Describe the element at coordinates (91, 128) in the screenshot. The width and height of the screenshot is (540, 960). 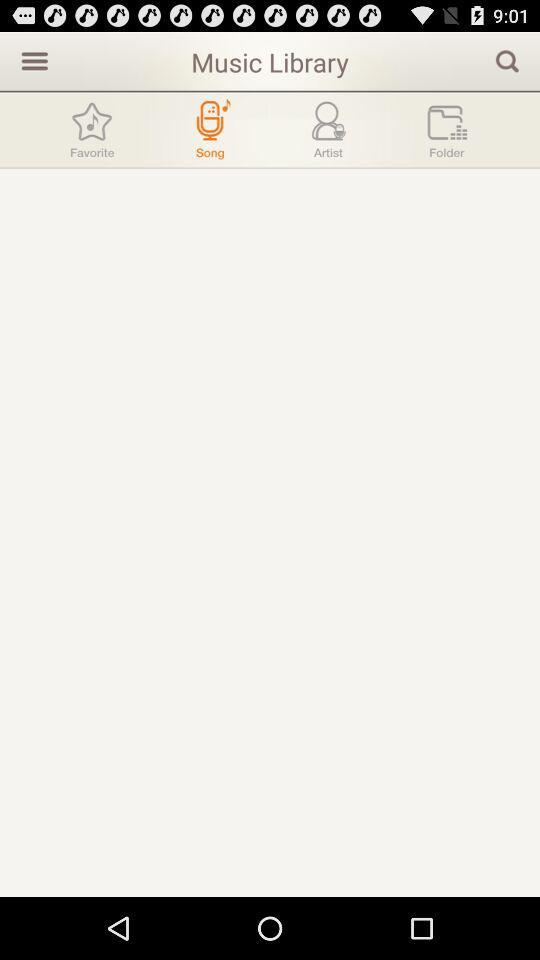
I see `favorites` at that location.